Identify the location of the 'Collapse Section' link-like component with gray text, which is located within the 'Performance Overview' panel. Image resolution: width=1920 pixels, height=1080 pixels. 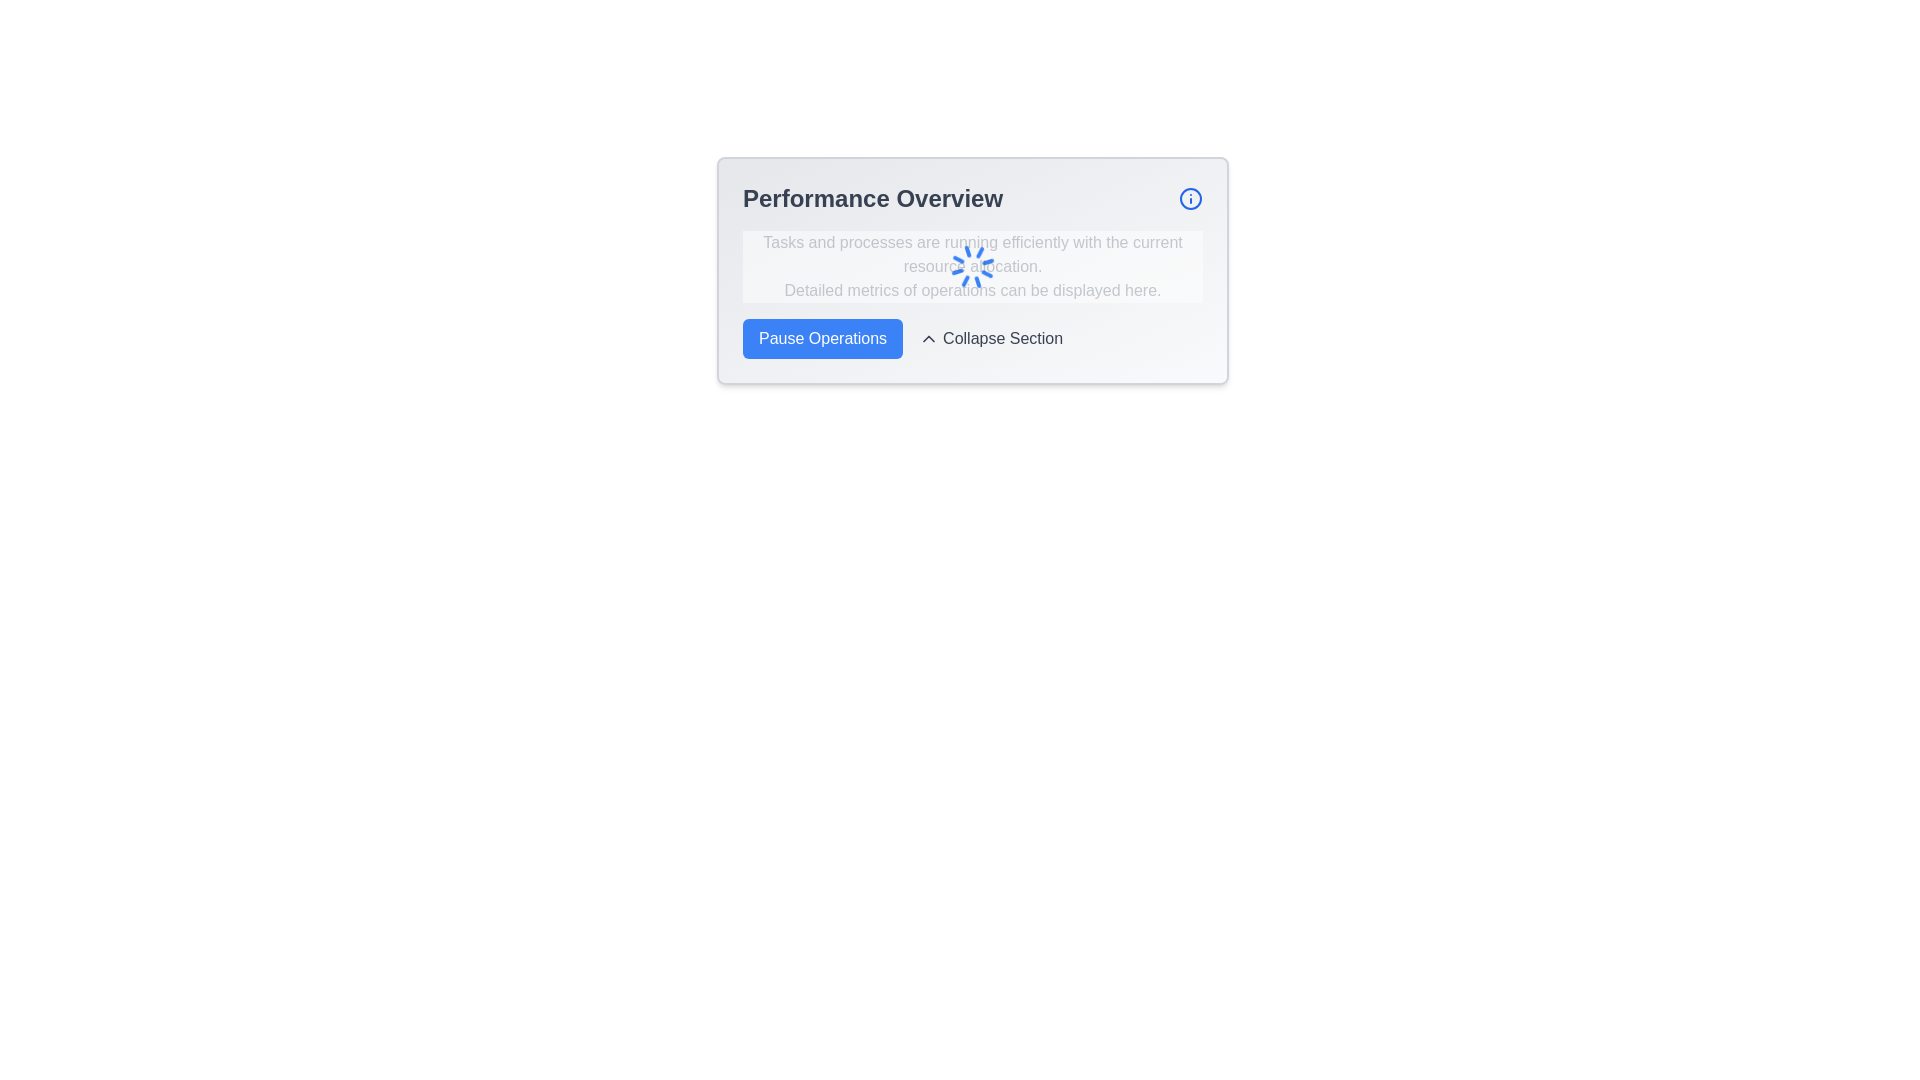
(973, 338).